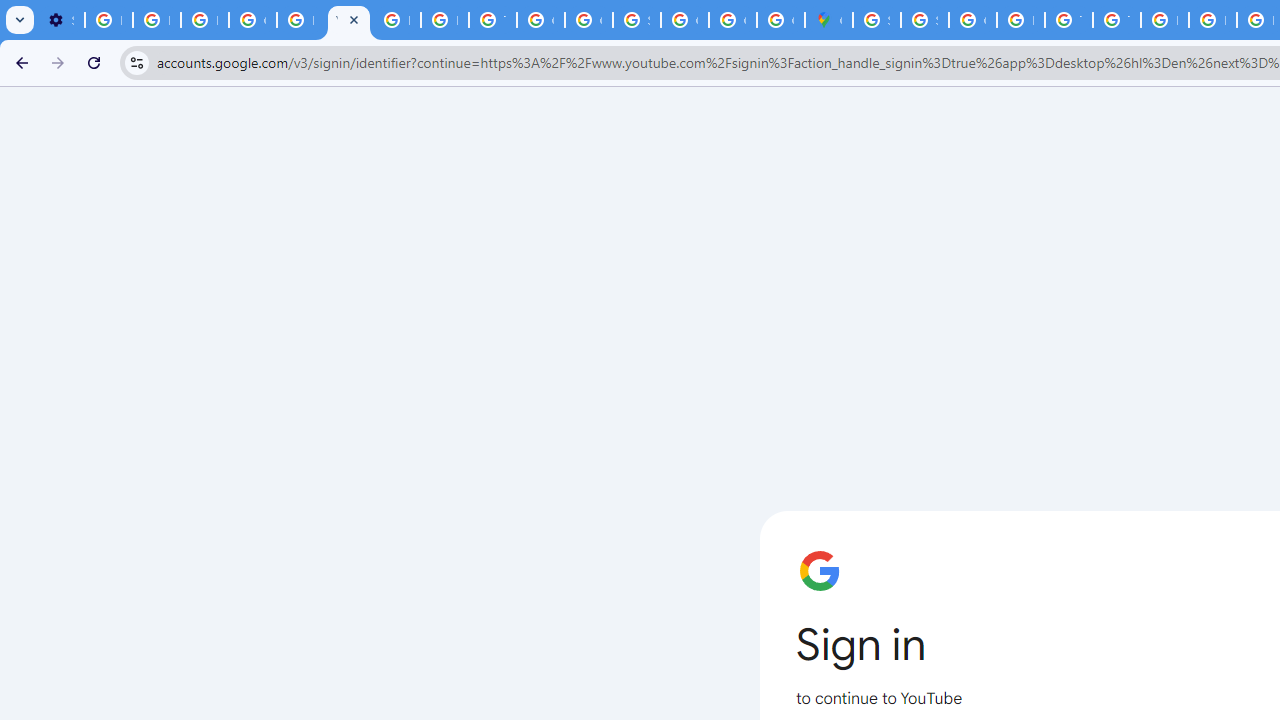  What do you see at coordinates (155, 20) in the screenshot?
I see `'Learn how to find your photos - Google Photos Help'` at bounding box center [155, 20].